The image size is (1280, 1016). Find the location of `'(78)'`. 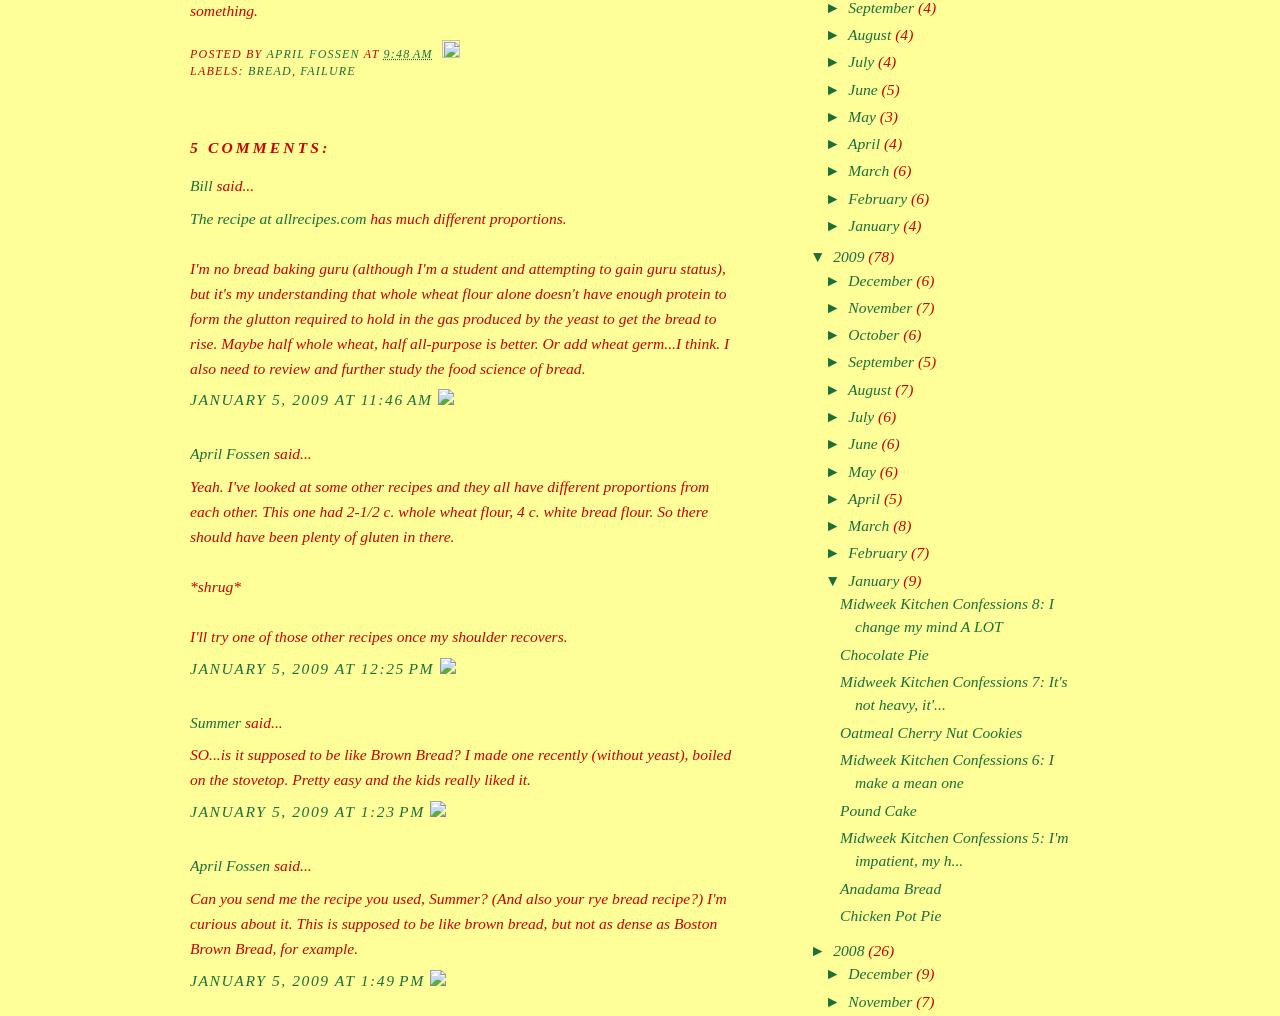

'(78)' is located at coordinates (880, 255).